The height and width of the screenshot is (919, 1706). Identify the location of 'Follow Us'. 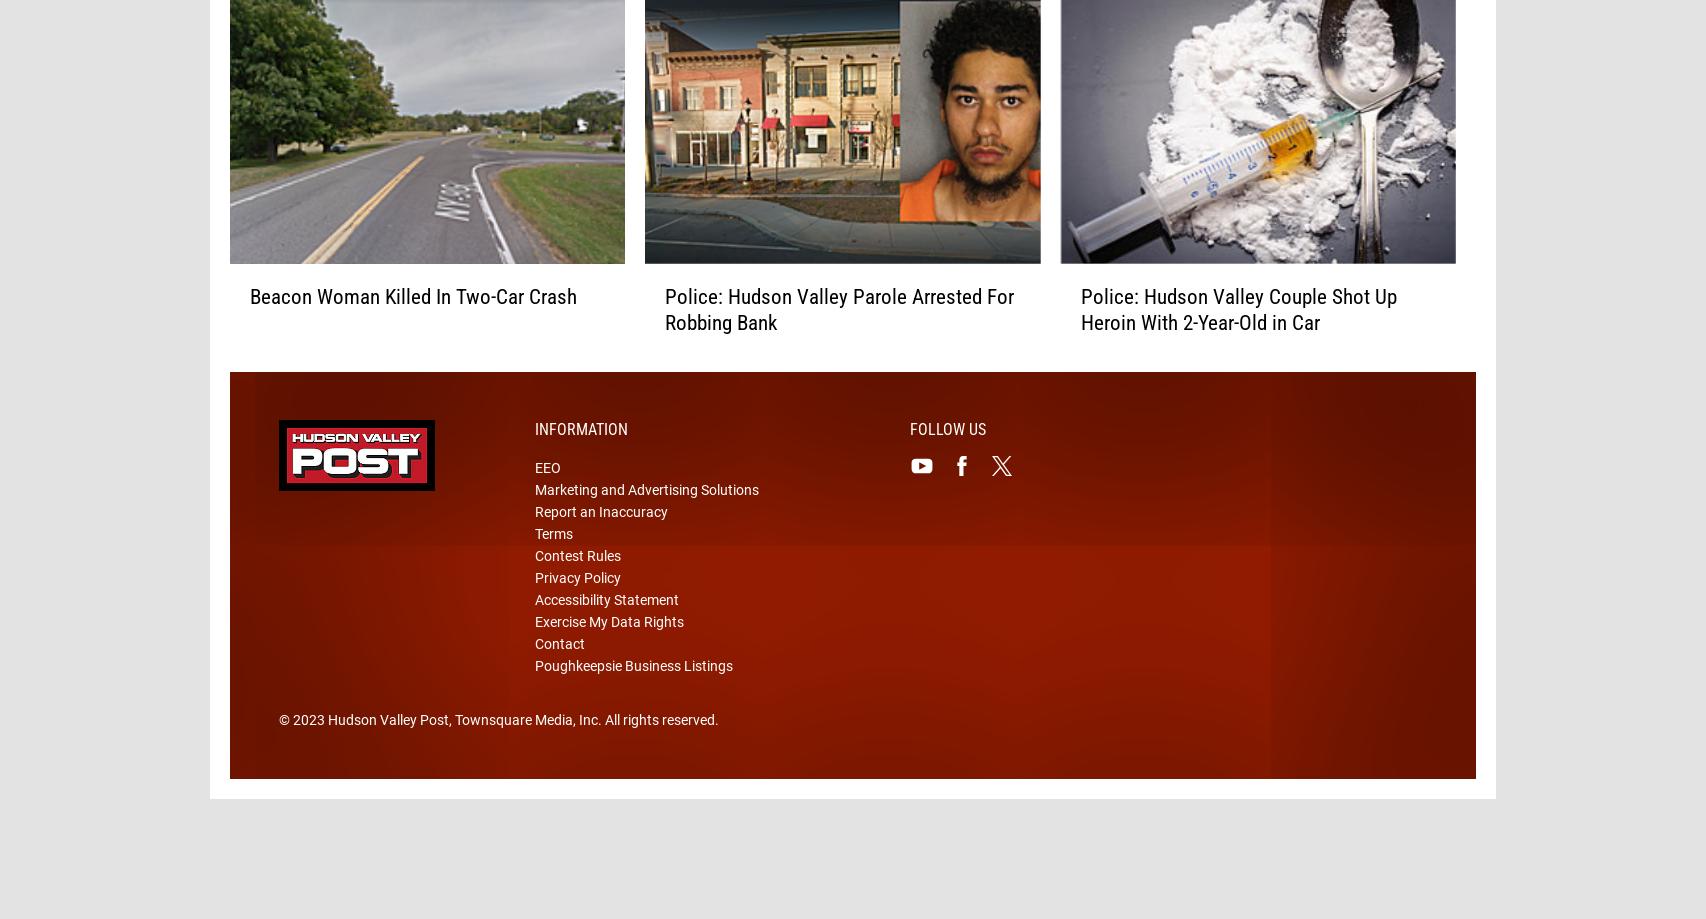
(948, 460).